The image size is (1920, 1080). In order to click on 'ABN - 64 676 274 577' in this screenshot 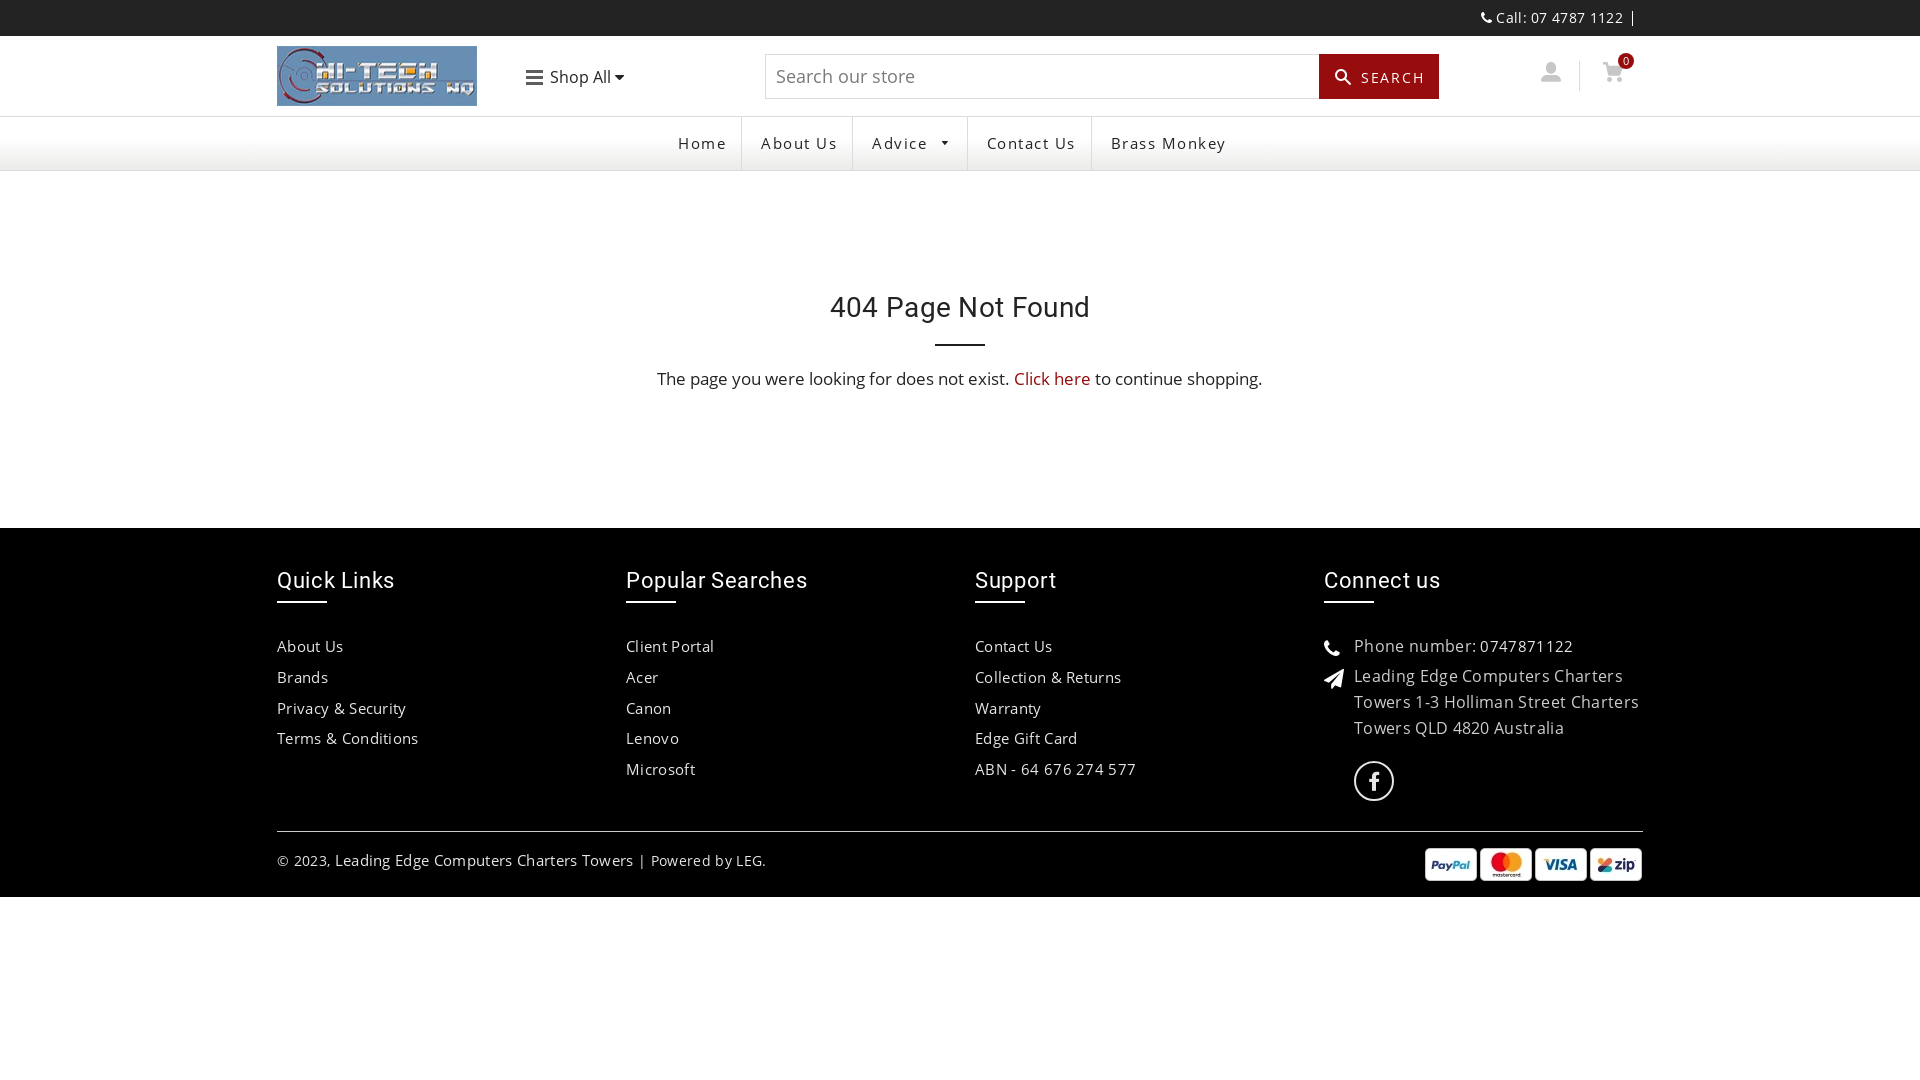, I will do `click(1054, 767)`.